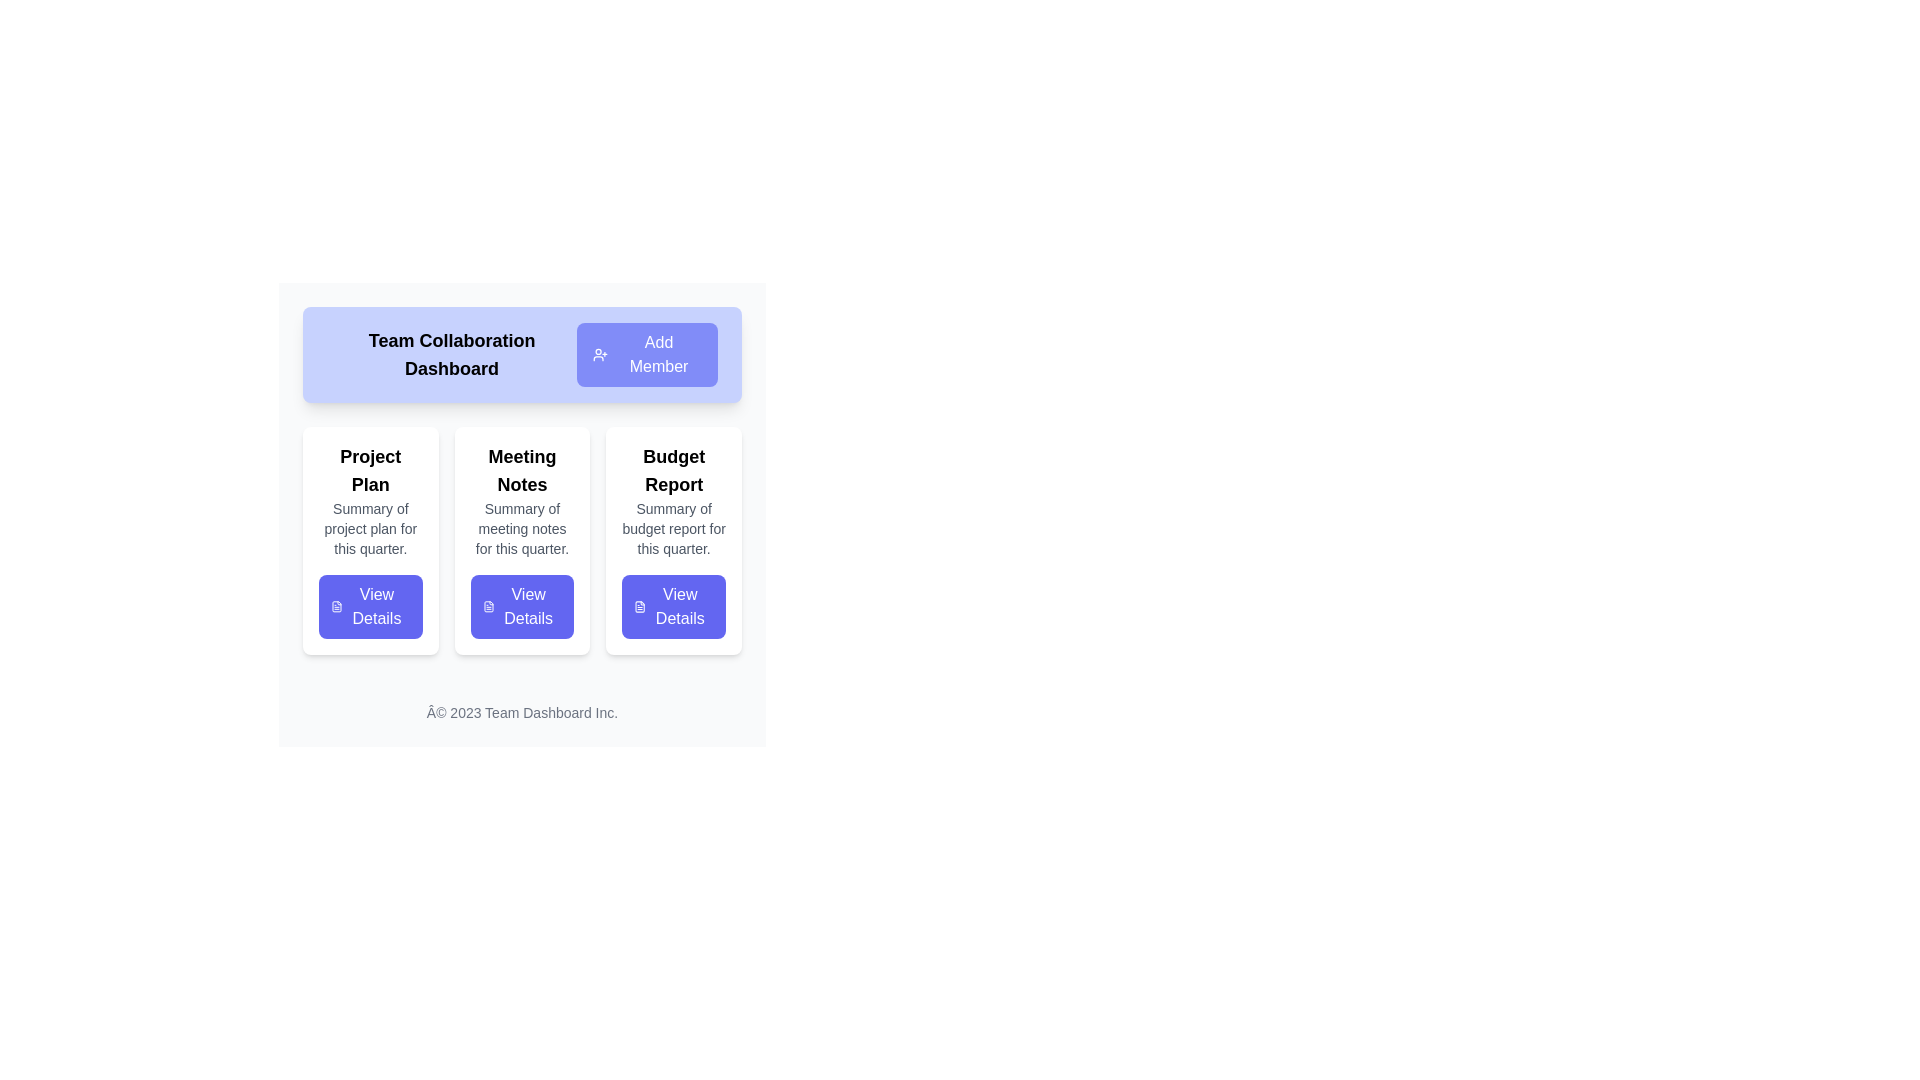 The width and height of the screenshot is (1920, 1080). What do you see at coordinates (522, 540) in the screenshot?
I see `the button on the 'Meeting Notes' card` at bounding box center [522, 540].